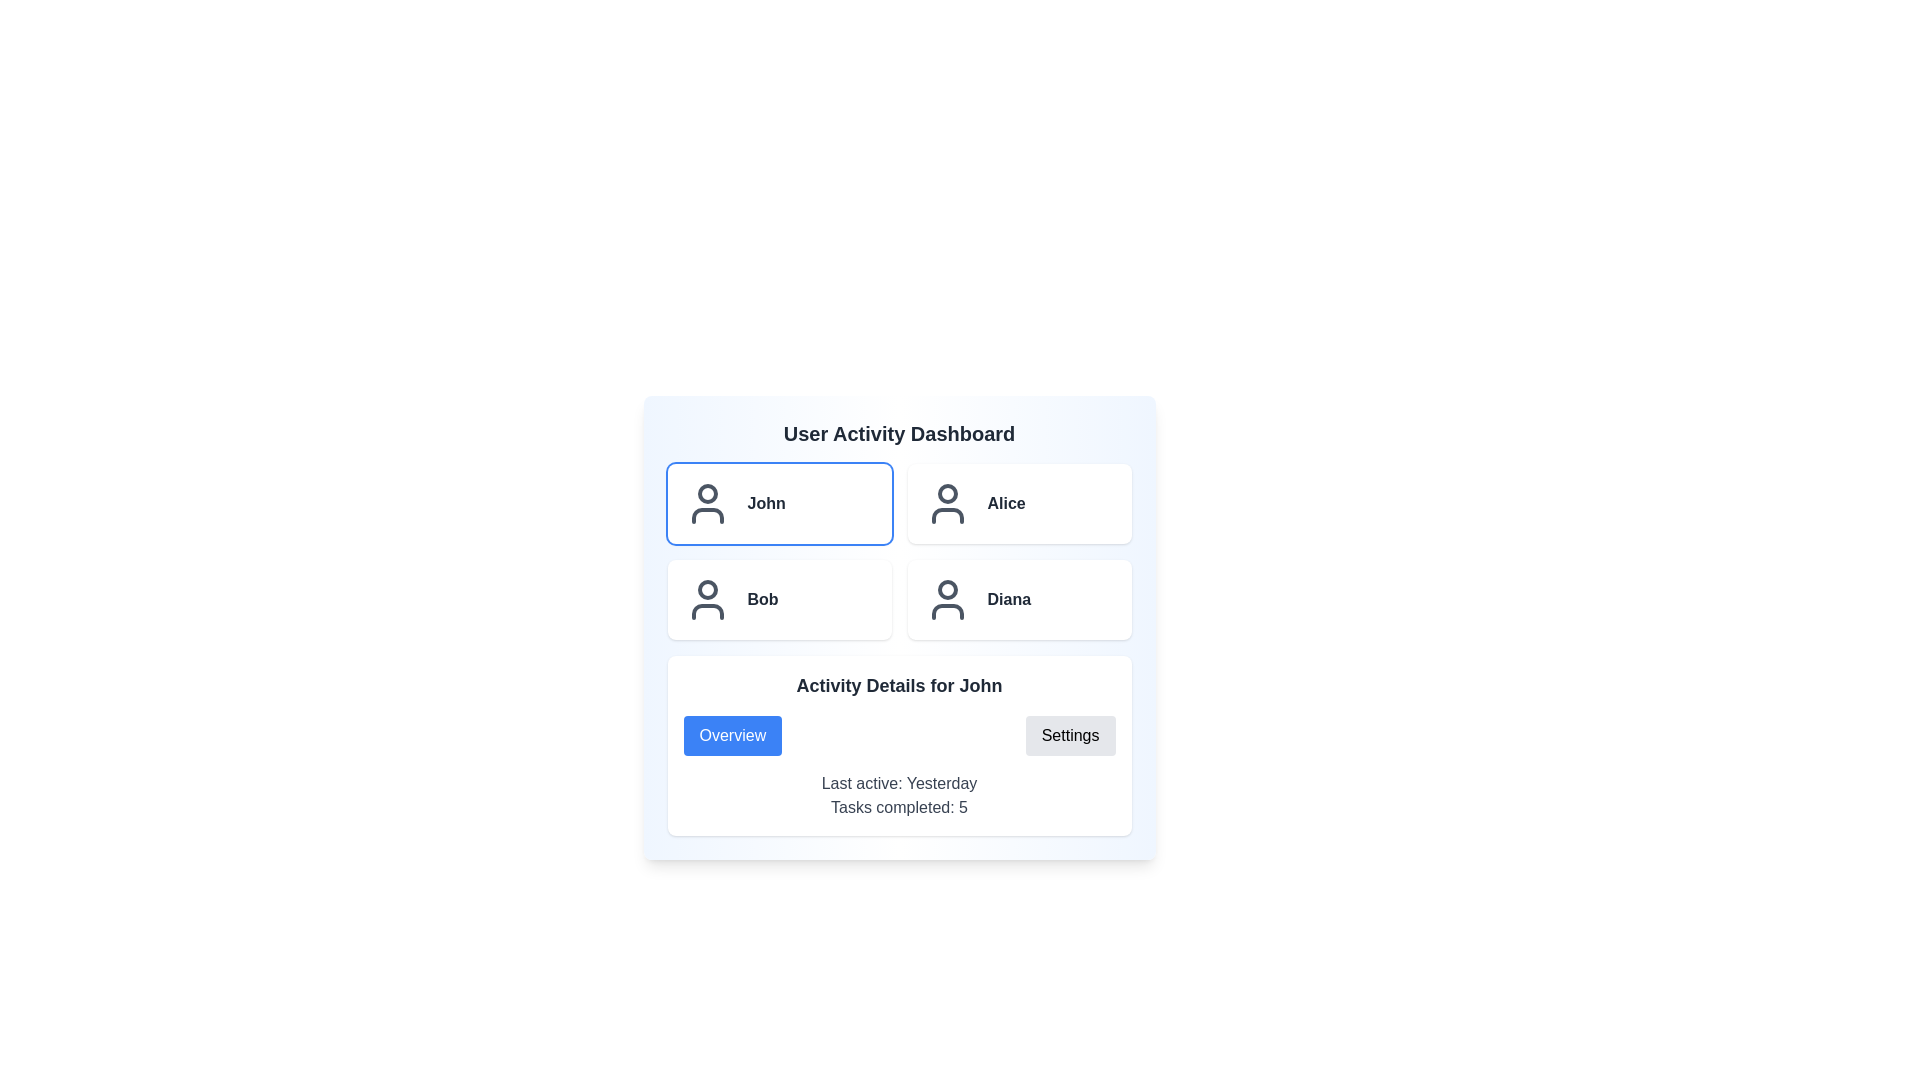 The width and height of the screenshot is (1920, 1080). Describe the element at coordinates (707, 503) in the screenshot. I see `the user profile icon associated with the name 'John' located in the upper left corner of the 'User Activity Dashboard' section` at that location.